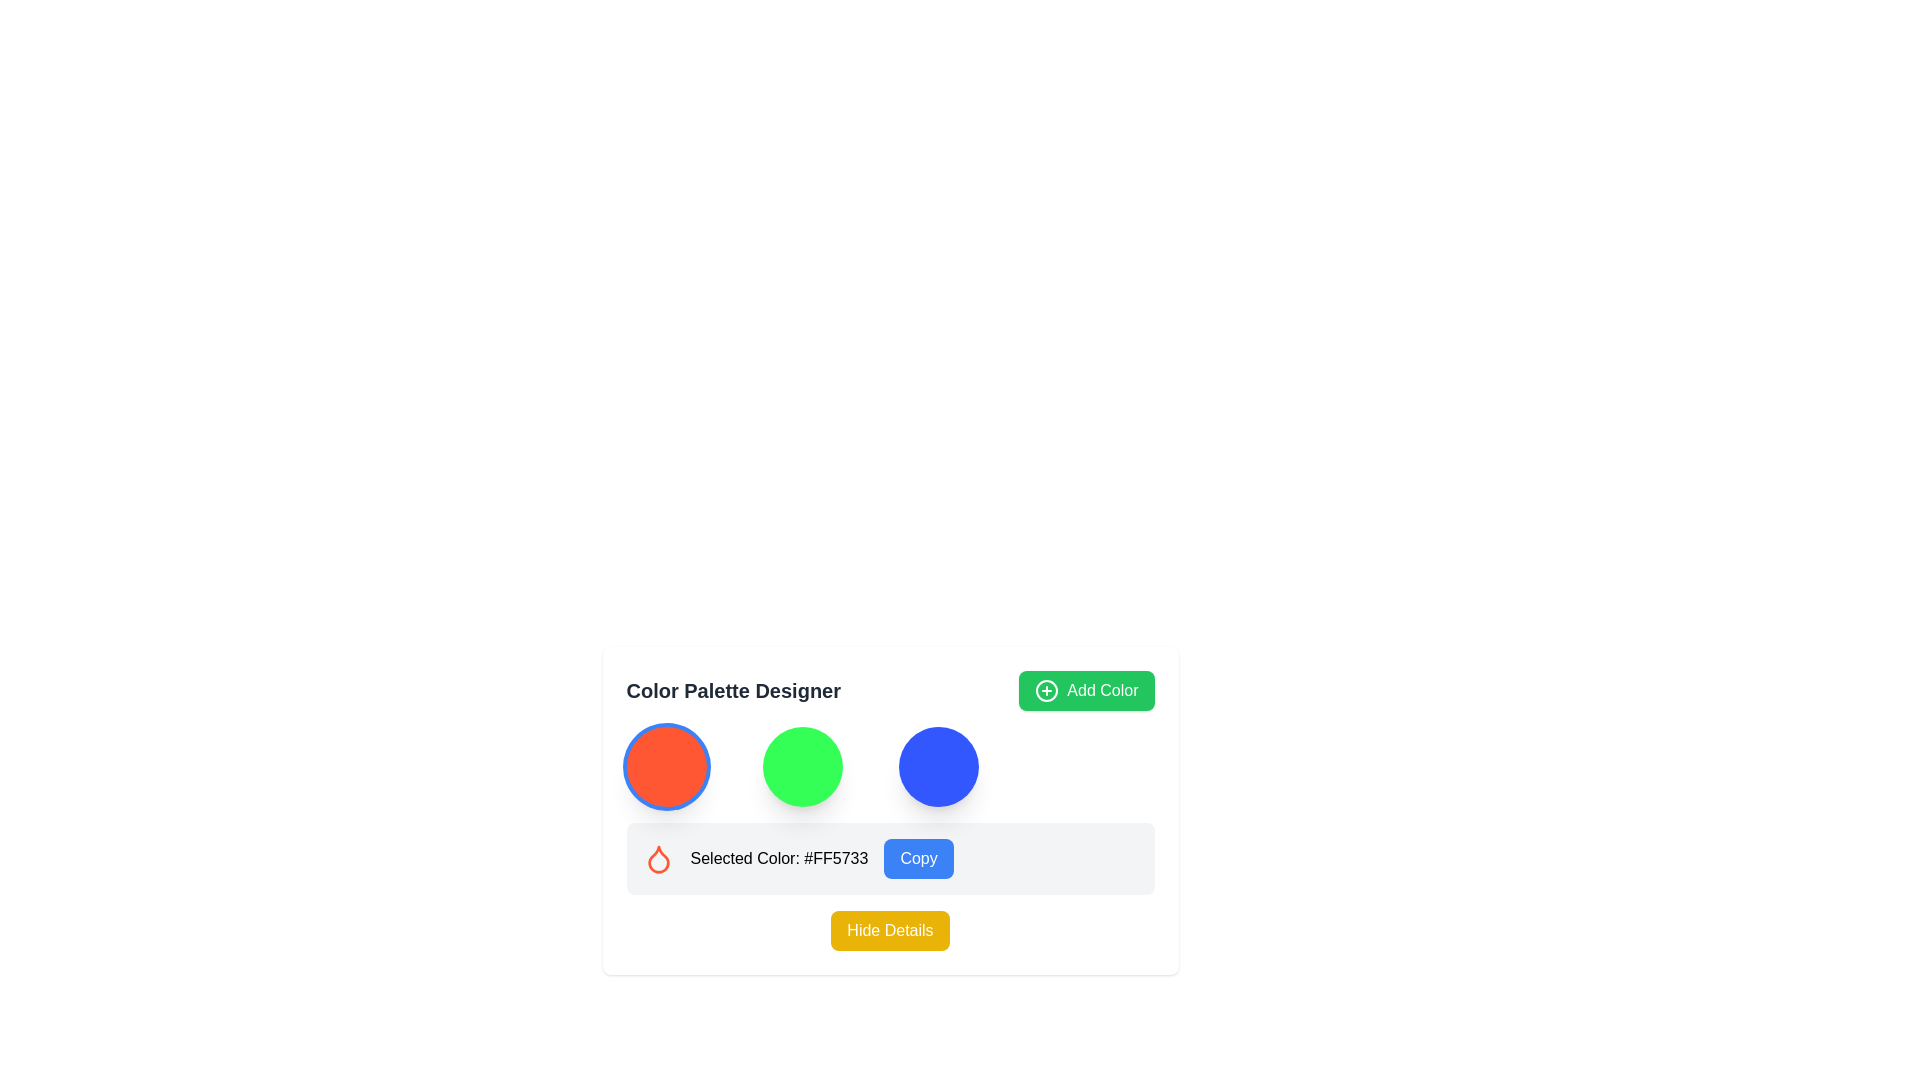 The height and width of the screenshot is (1080, 1920). I want to click on the red droplet-shaped graphical icon representing the selected color in the color palette selection interface, so click(658, 858).